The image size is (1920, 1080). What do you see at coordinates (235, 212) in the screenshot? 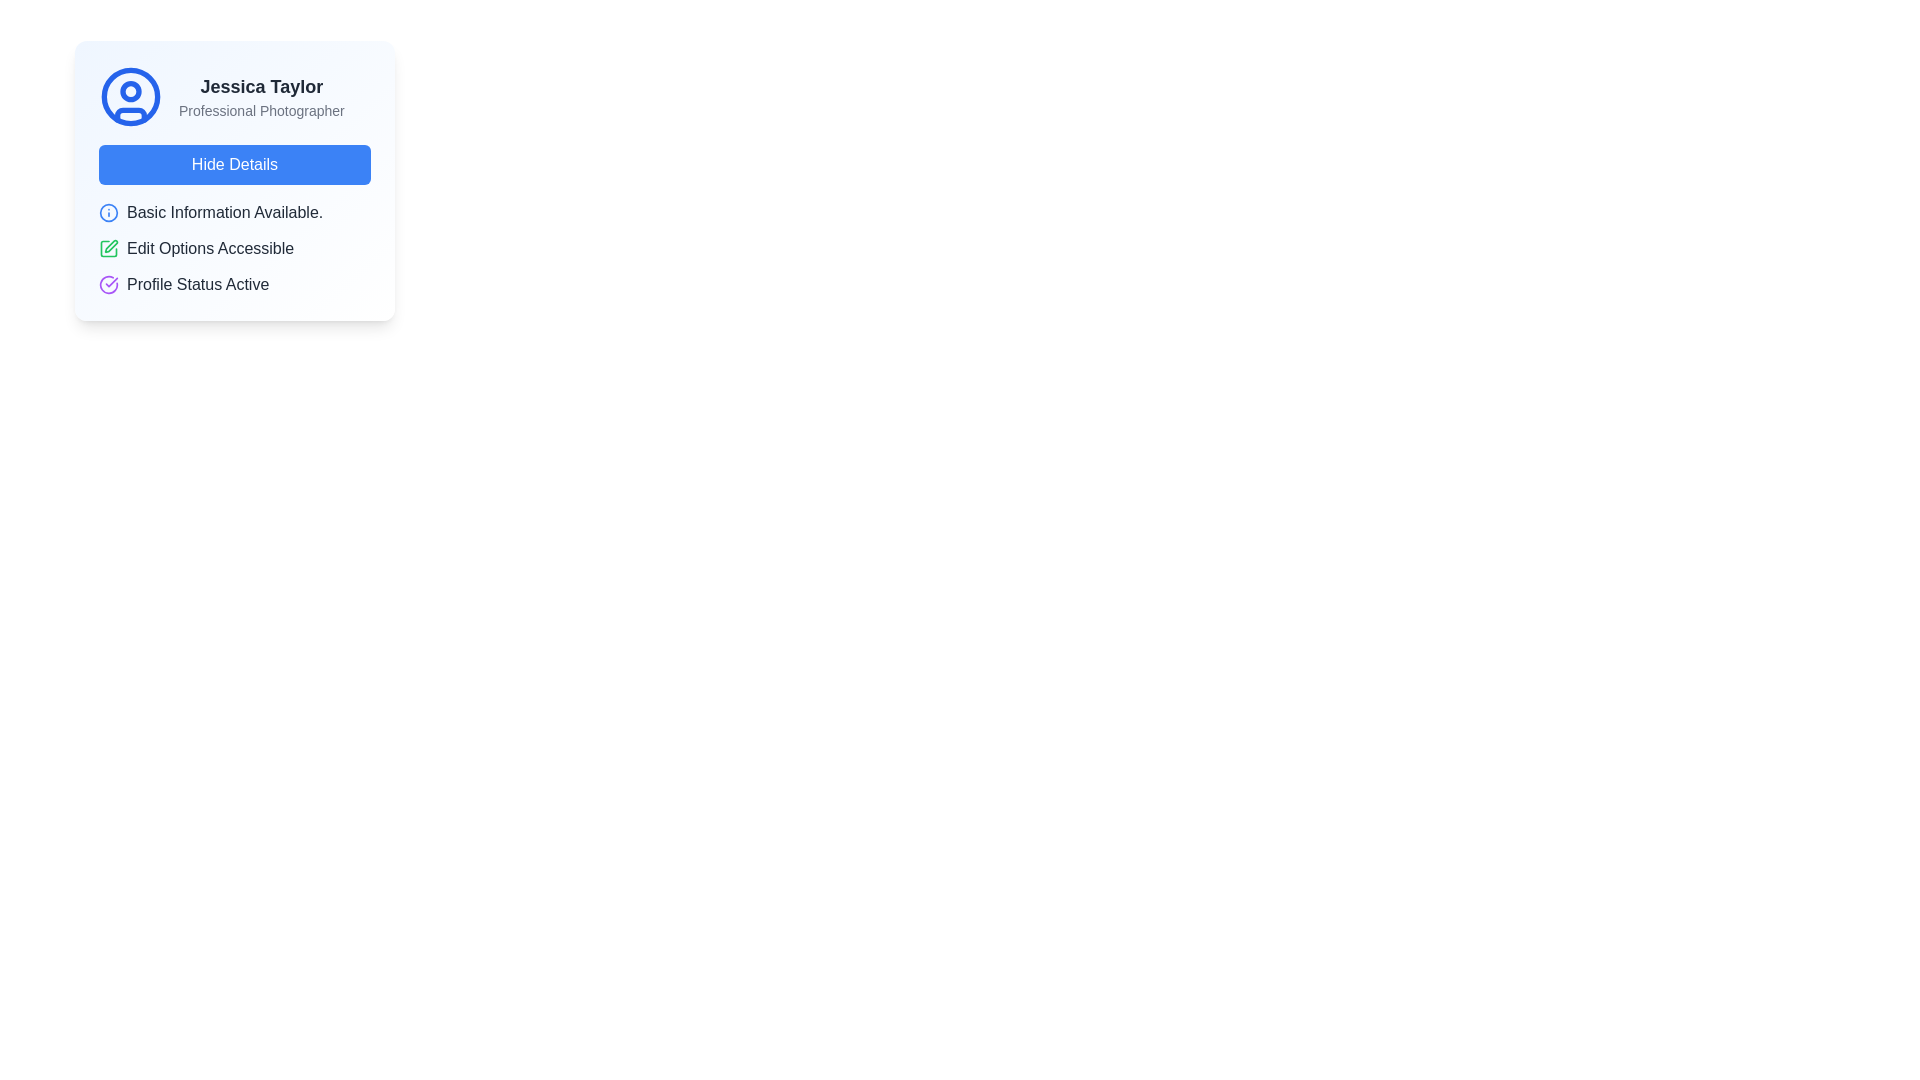
I see `the text label 'Basic Information Available.' with a blue circular information icon on its left, located in the middle of the card` at bounding box center [235, 212].